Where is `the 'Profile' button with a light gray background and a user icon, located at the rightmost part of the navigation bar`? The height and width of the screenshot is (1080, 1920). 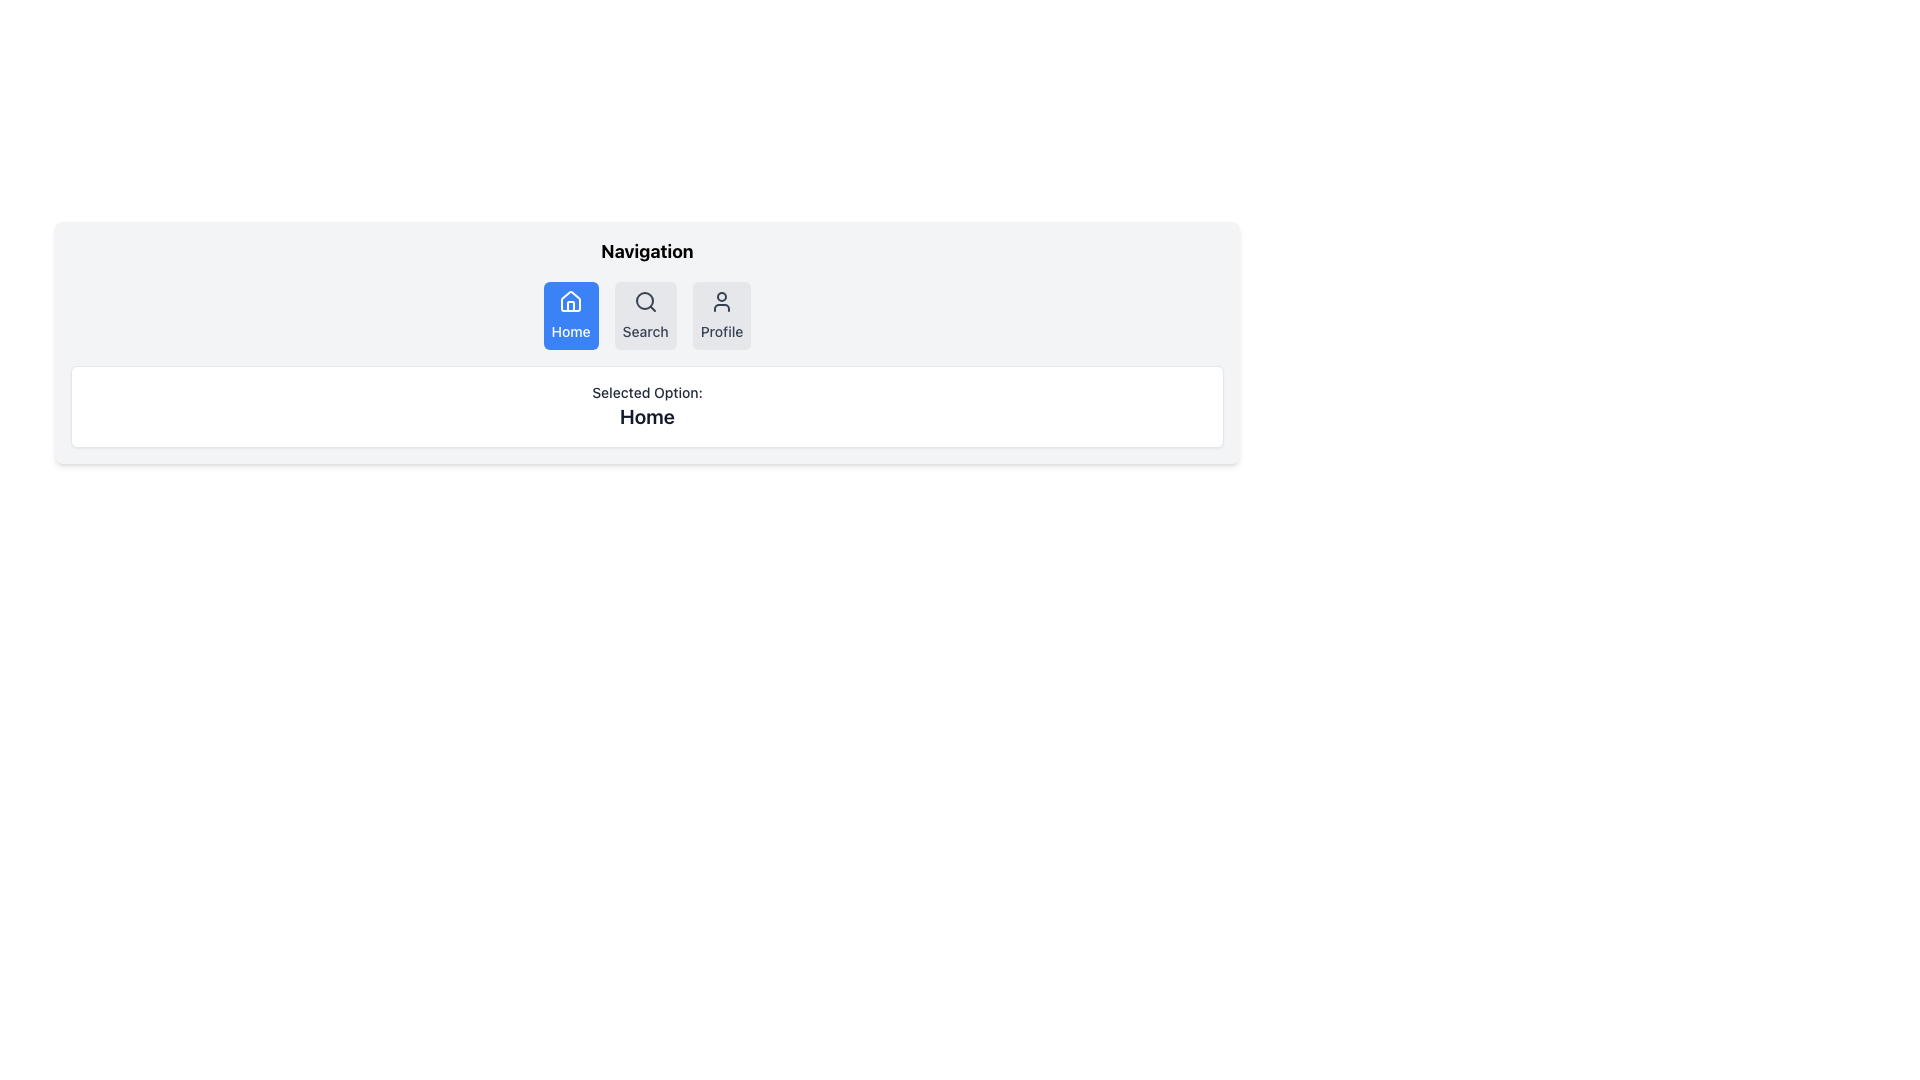 the 'Profile' button with a light gray background and a user icon, located at the rightmost part of the navigation bar is located at coordinates (720, 315).